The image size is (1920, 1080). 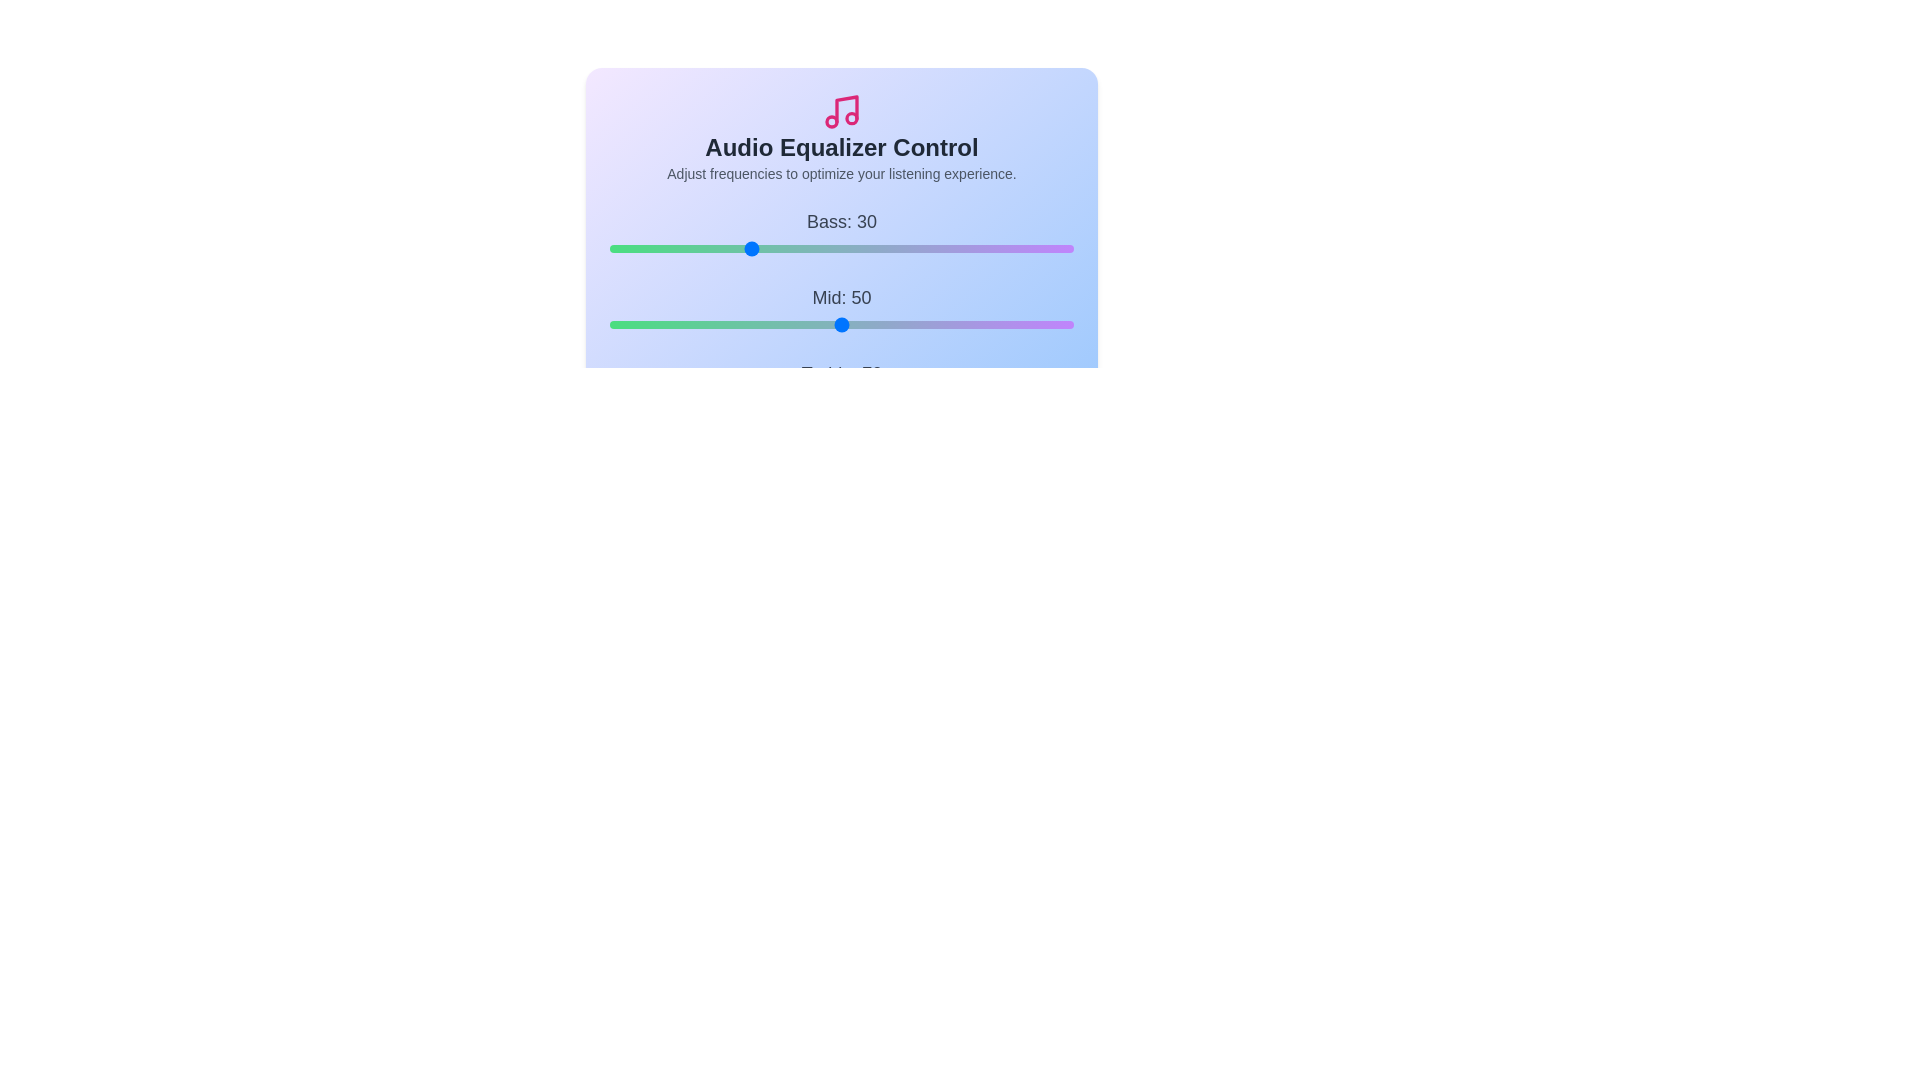 What do you see at coordinates (766, 323) in the screenshot?
I see `the 'Mid' slider to set the midrange level to 34` at bounding box center [766, 323].